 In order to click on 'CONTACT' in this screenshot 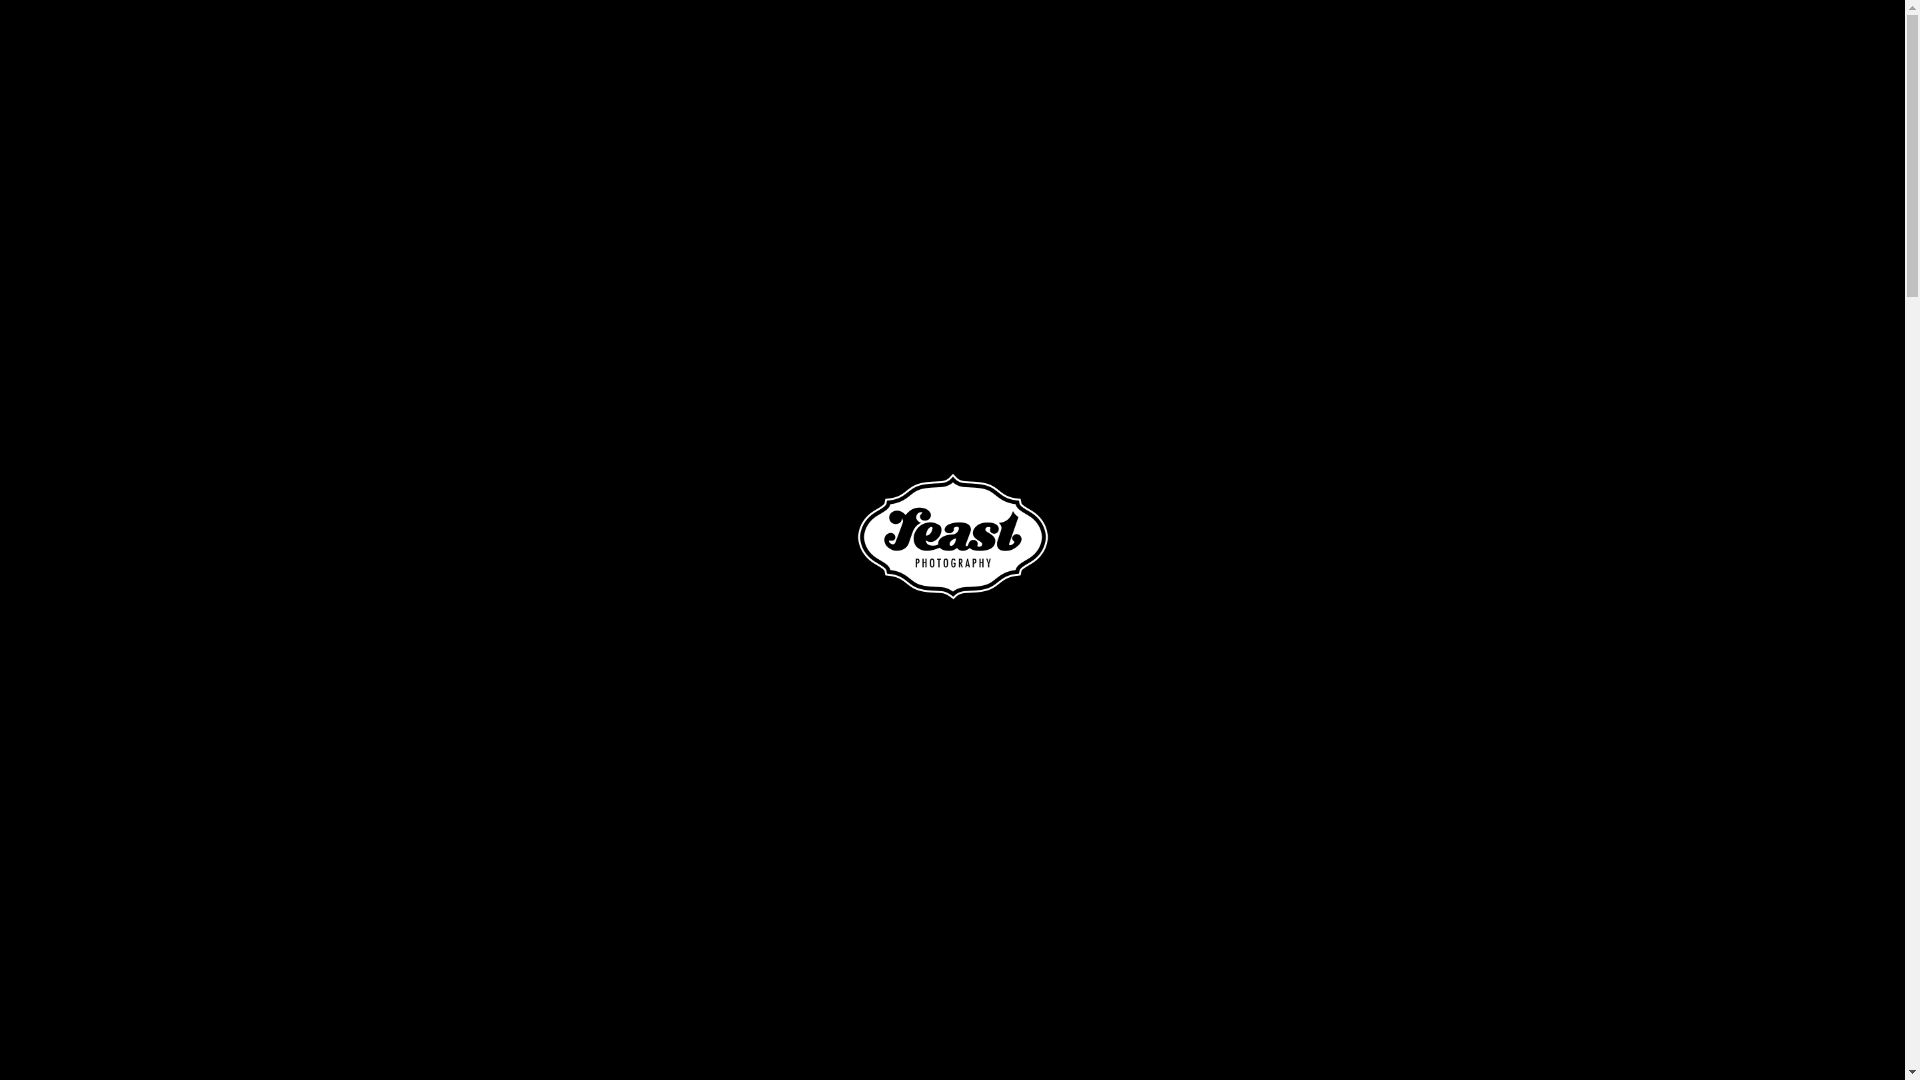, I will do `click(1771, 49)`.